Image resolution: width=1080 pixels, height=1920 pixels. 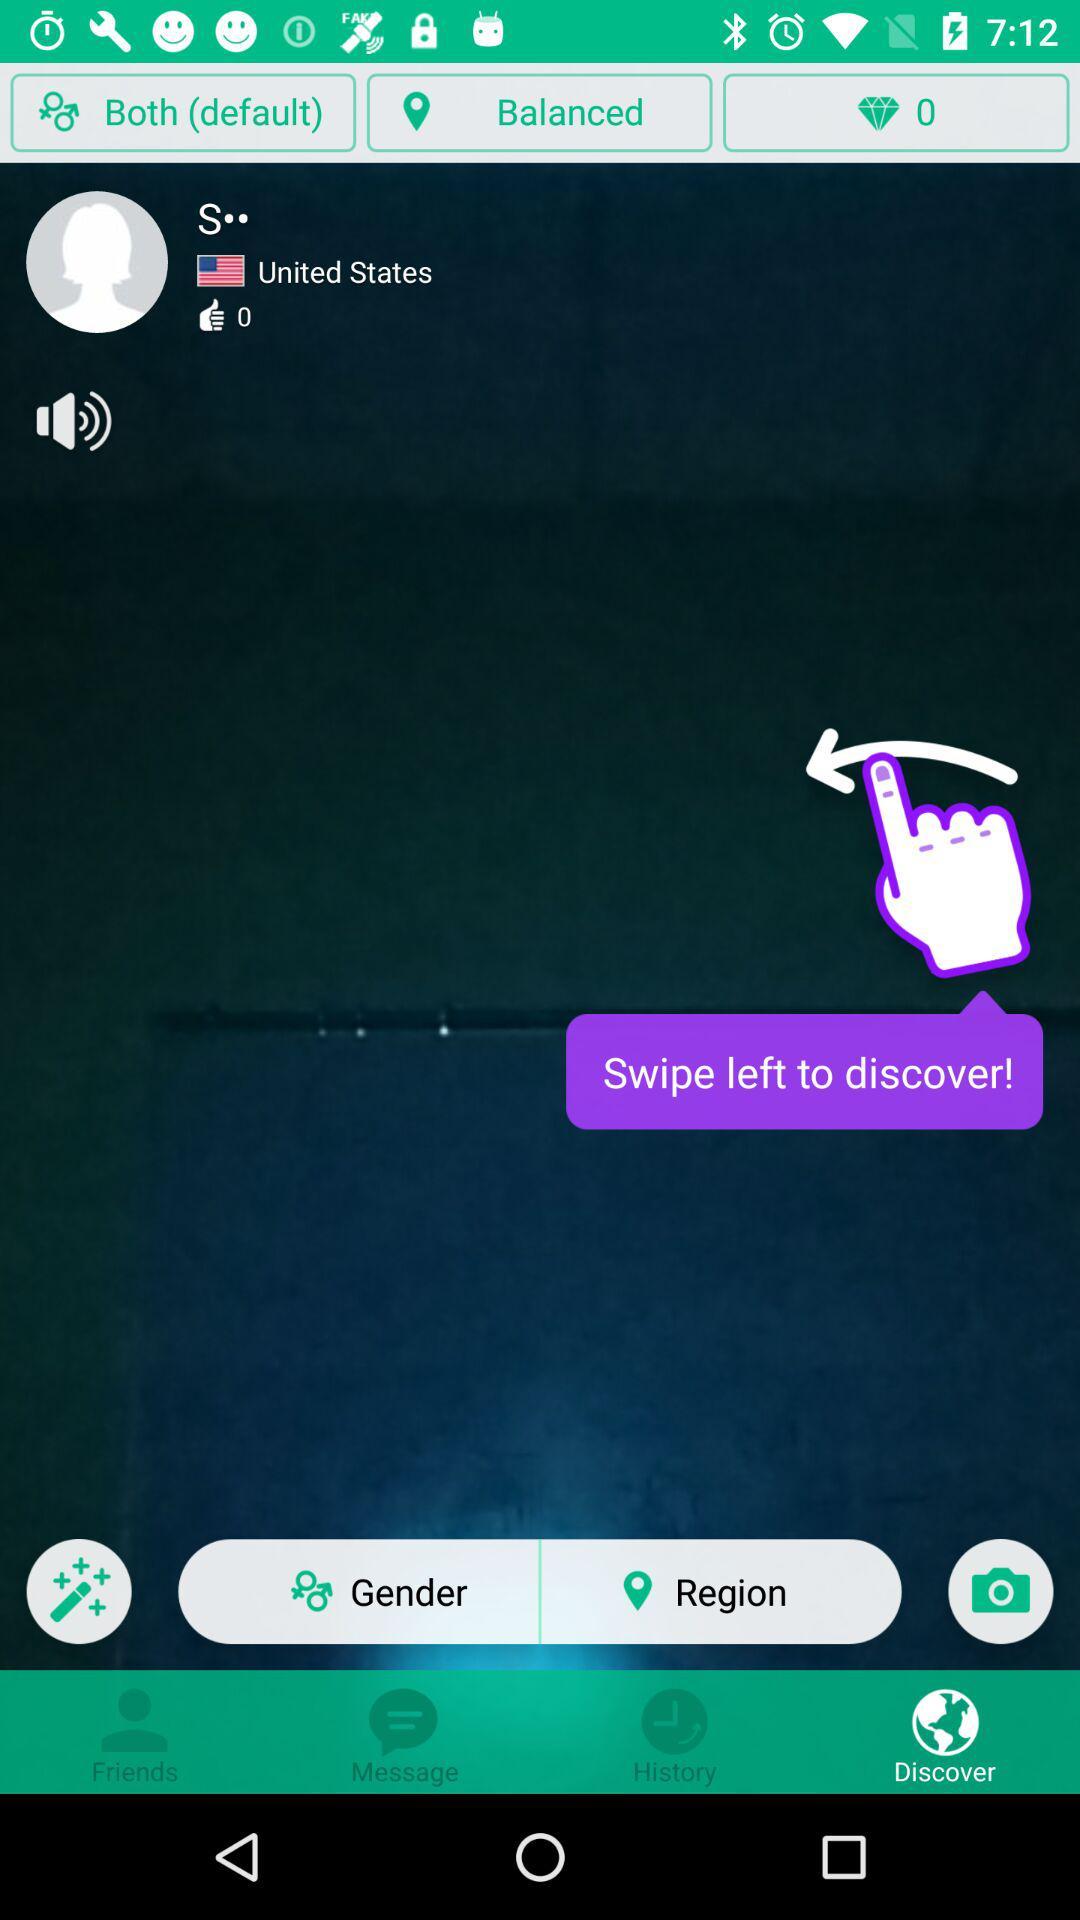 What do you see at coordinates (71, 420) in the screenshot?
I see `the volume icon` at bounding box center [71, 420].